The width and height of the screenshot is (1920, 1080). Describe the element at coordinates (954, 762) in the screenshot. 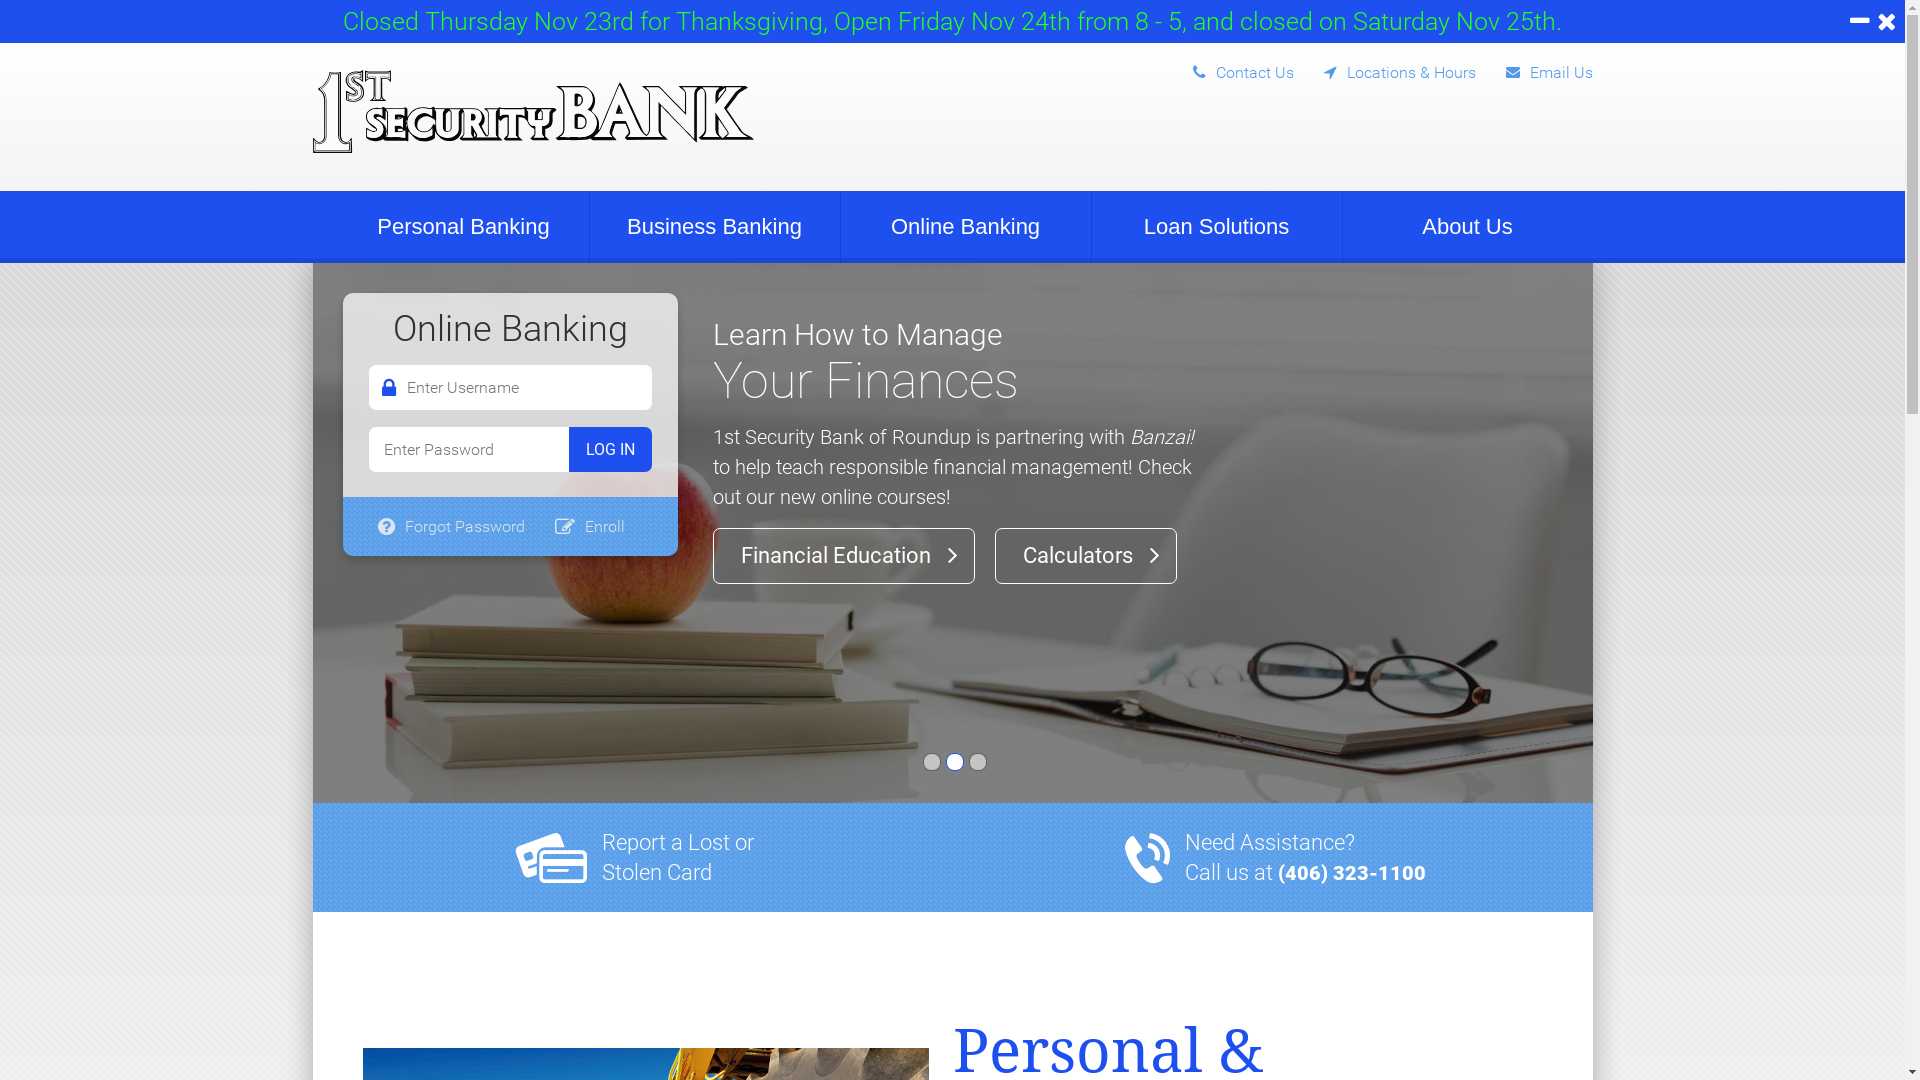

I see `'Slide-02'` at that location.